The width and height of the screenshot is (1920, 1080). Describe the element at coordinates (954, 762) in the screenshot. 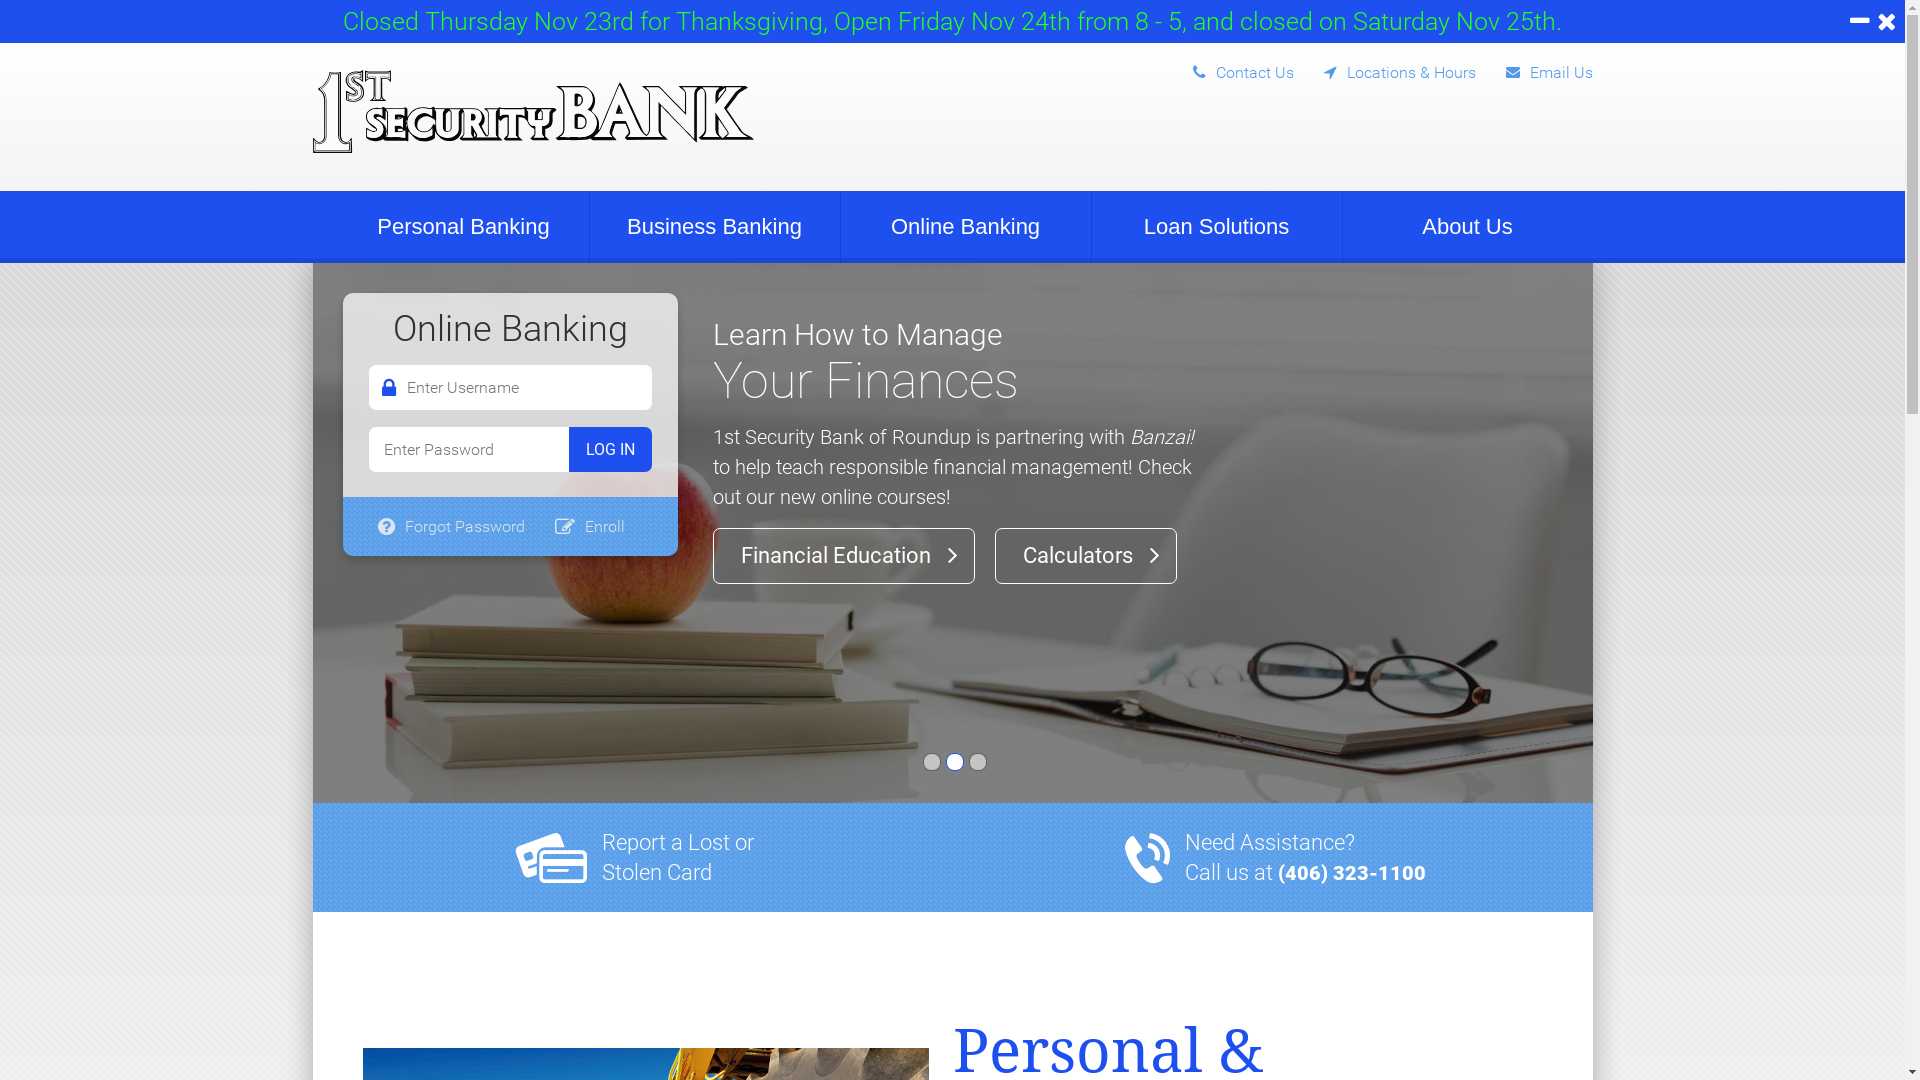

I see `'Slide-02'` at that location.